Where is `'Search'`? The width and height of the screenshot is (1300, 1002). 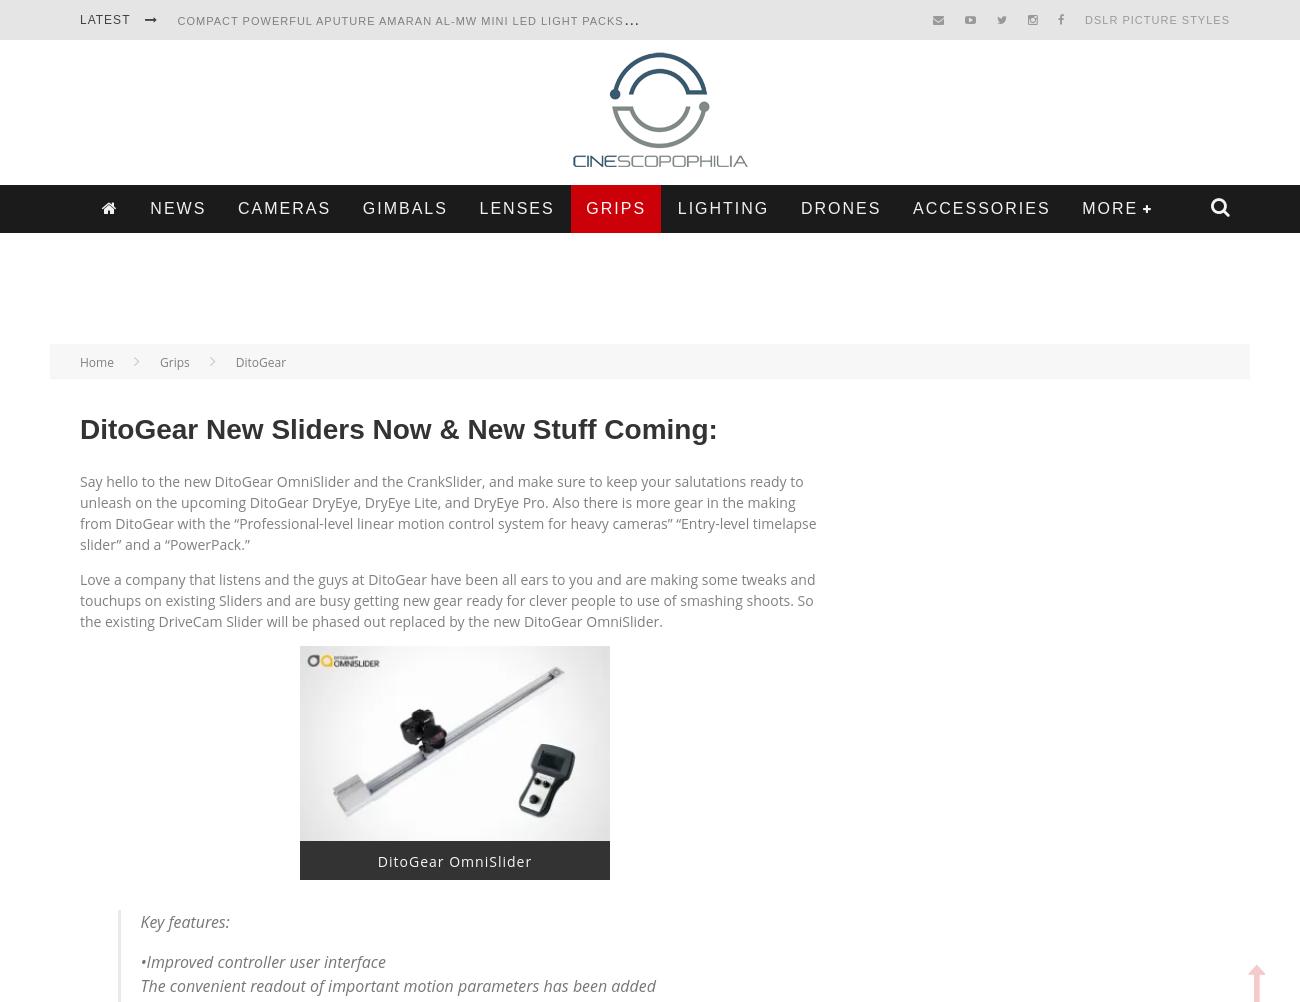
'Search' is located at coordinates (635, 434).